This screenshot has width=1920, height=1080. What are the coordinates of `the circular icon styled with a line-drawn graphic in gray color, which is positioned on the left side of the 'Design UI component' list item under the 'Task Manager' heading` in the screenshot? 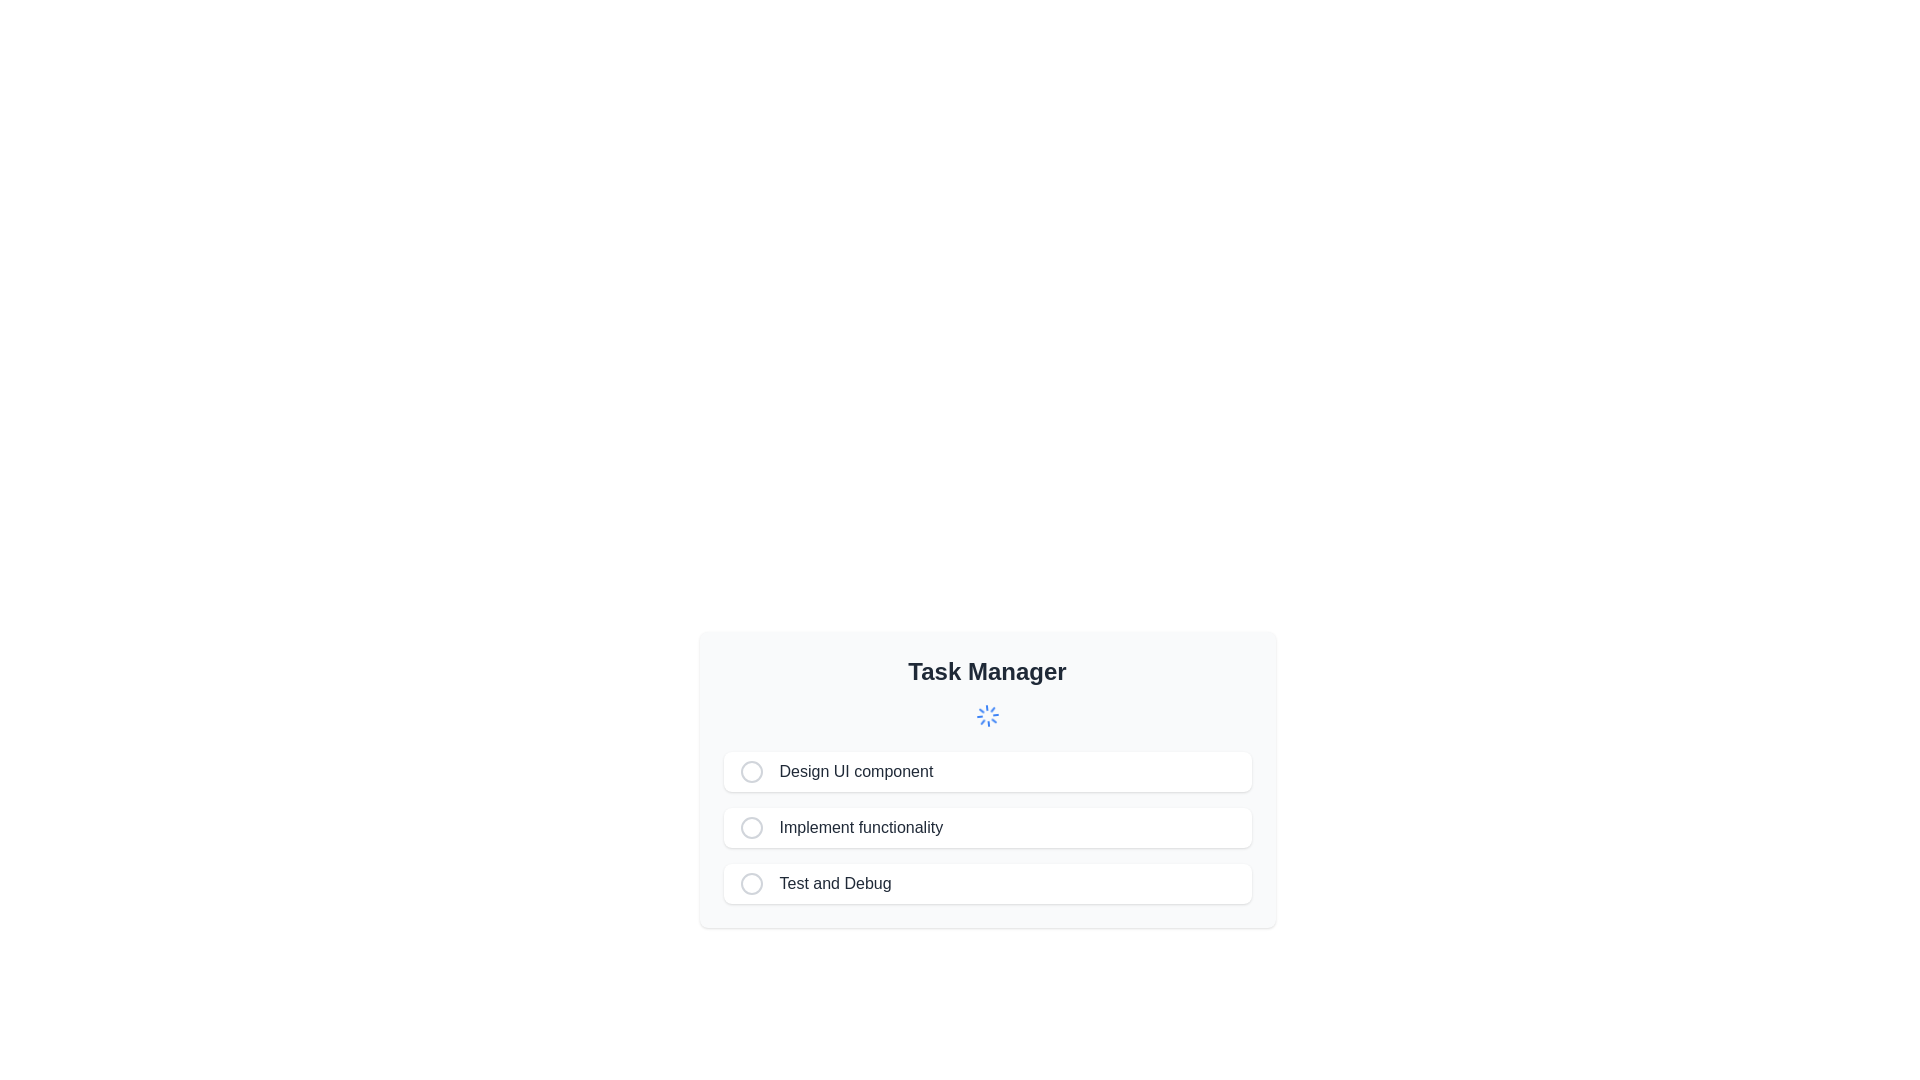 It's located at (750, 770).